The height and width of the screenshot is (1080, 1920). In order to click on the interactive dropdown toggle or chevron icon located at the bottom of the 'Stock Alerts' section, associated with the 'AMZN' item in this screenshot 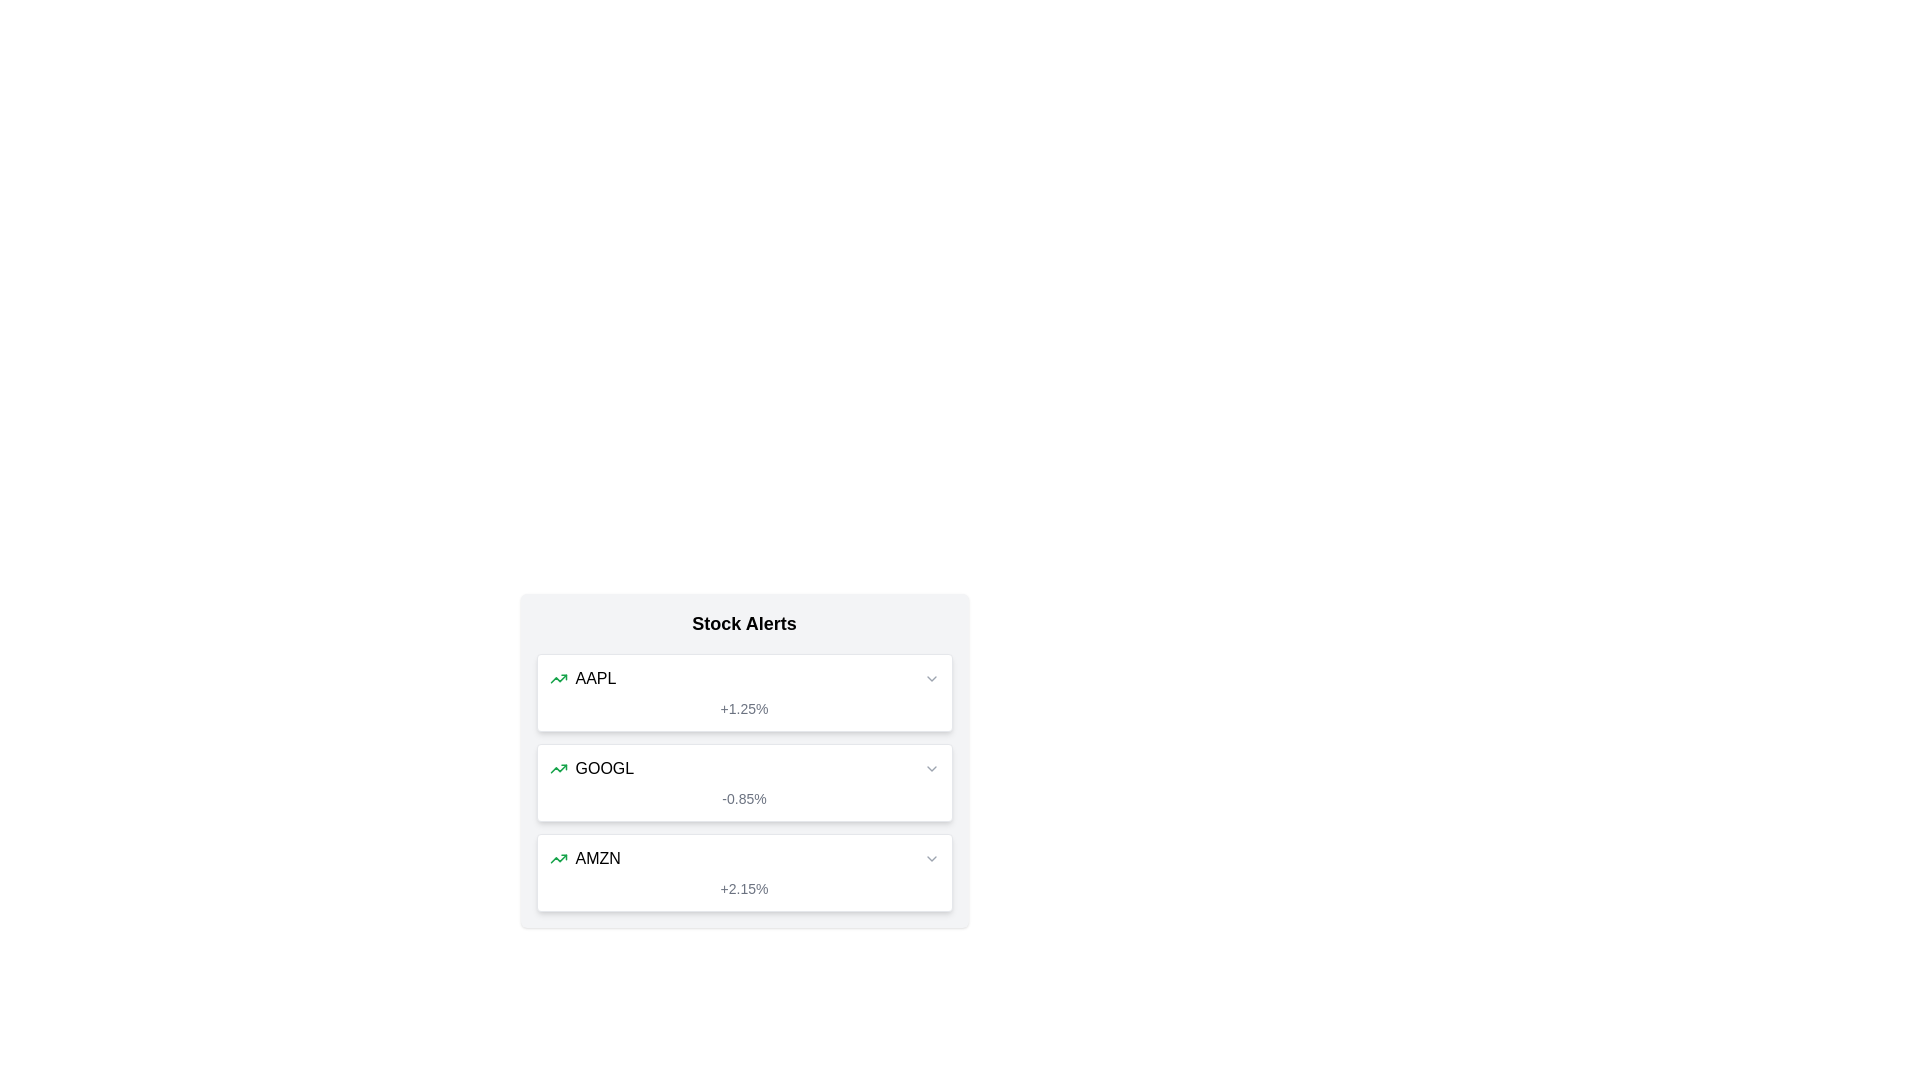, I will do `click(930, 858)`.